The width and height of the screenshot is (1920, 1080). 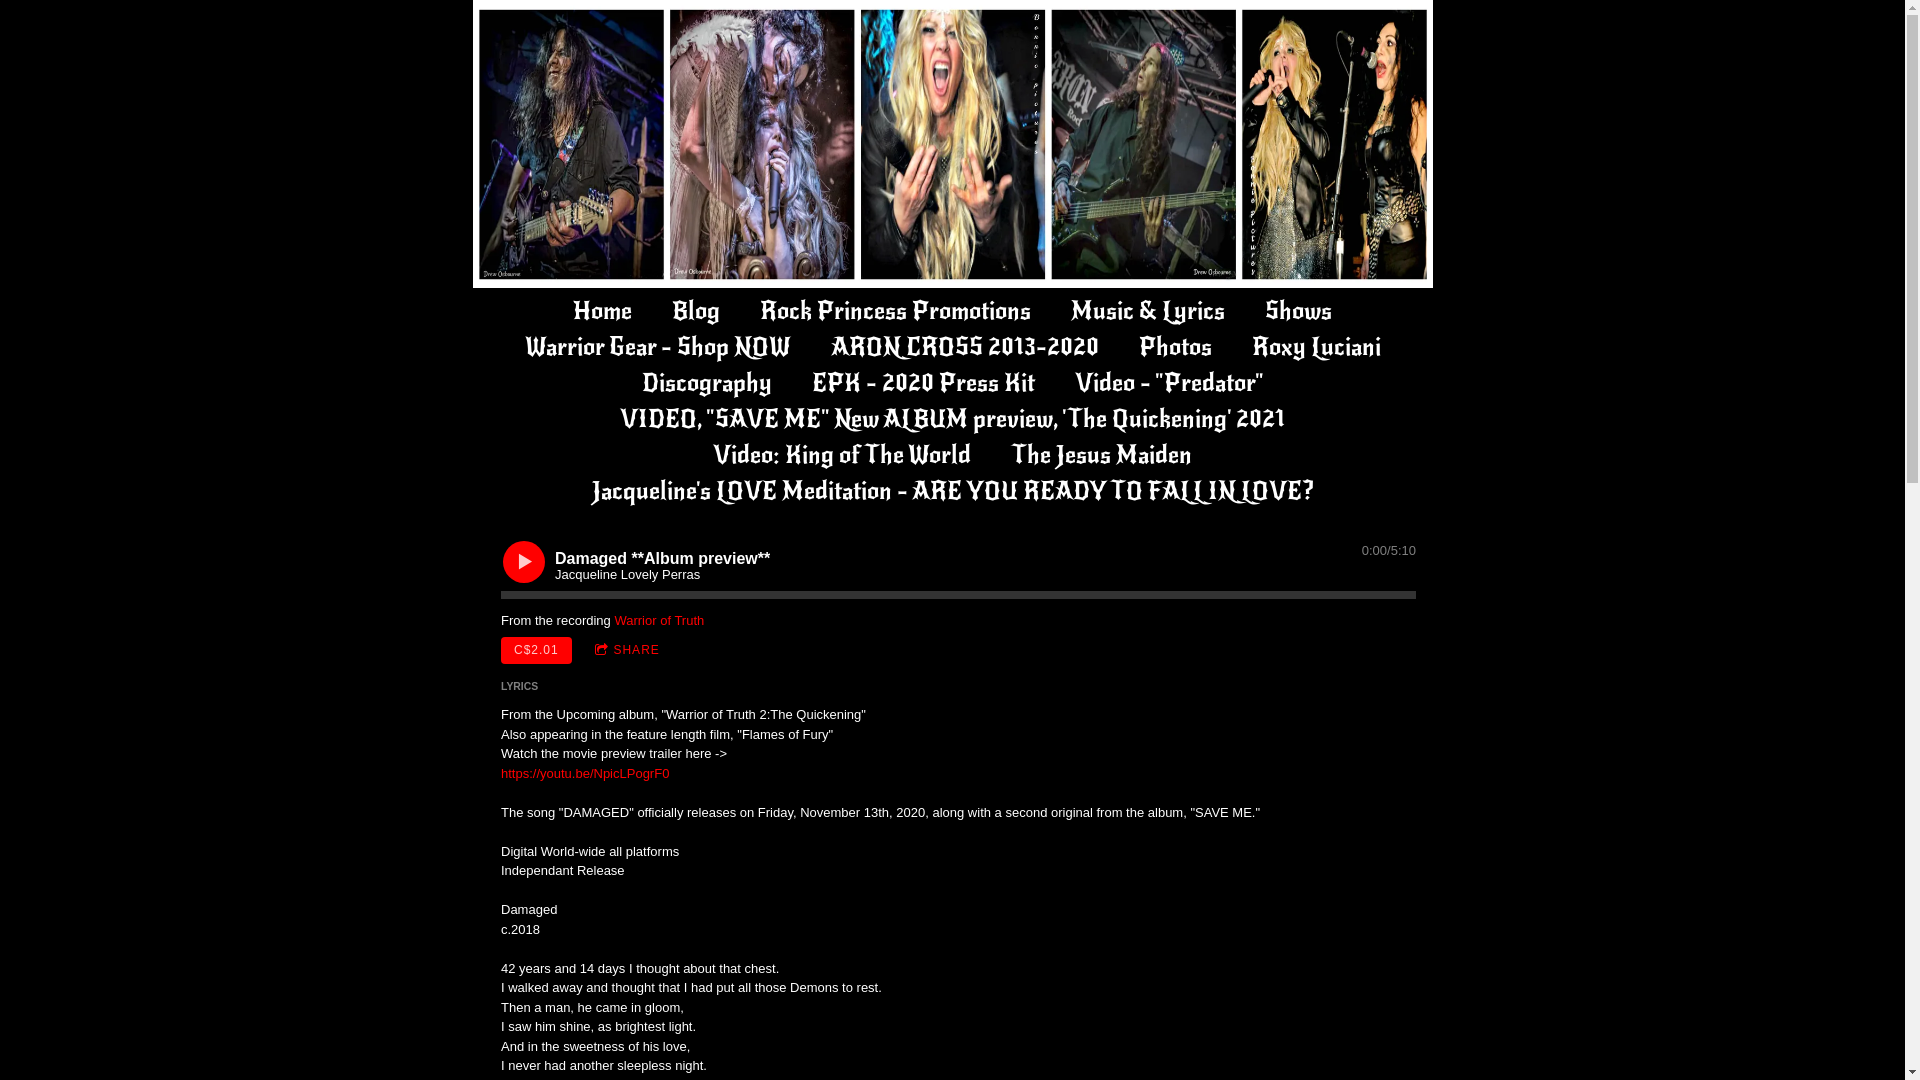 I want to click on 'Shows', so click(x=1298, y=311).